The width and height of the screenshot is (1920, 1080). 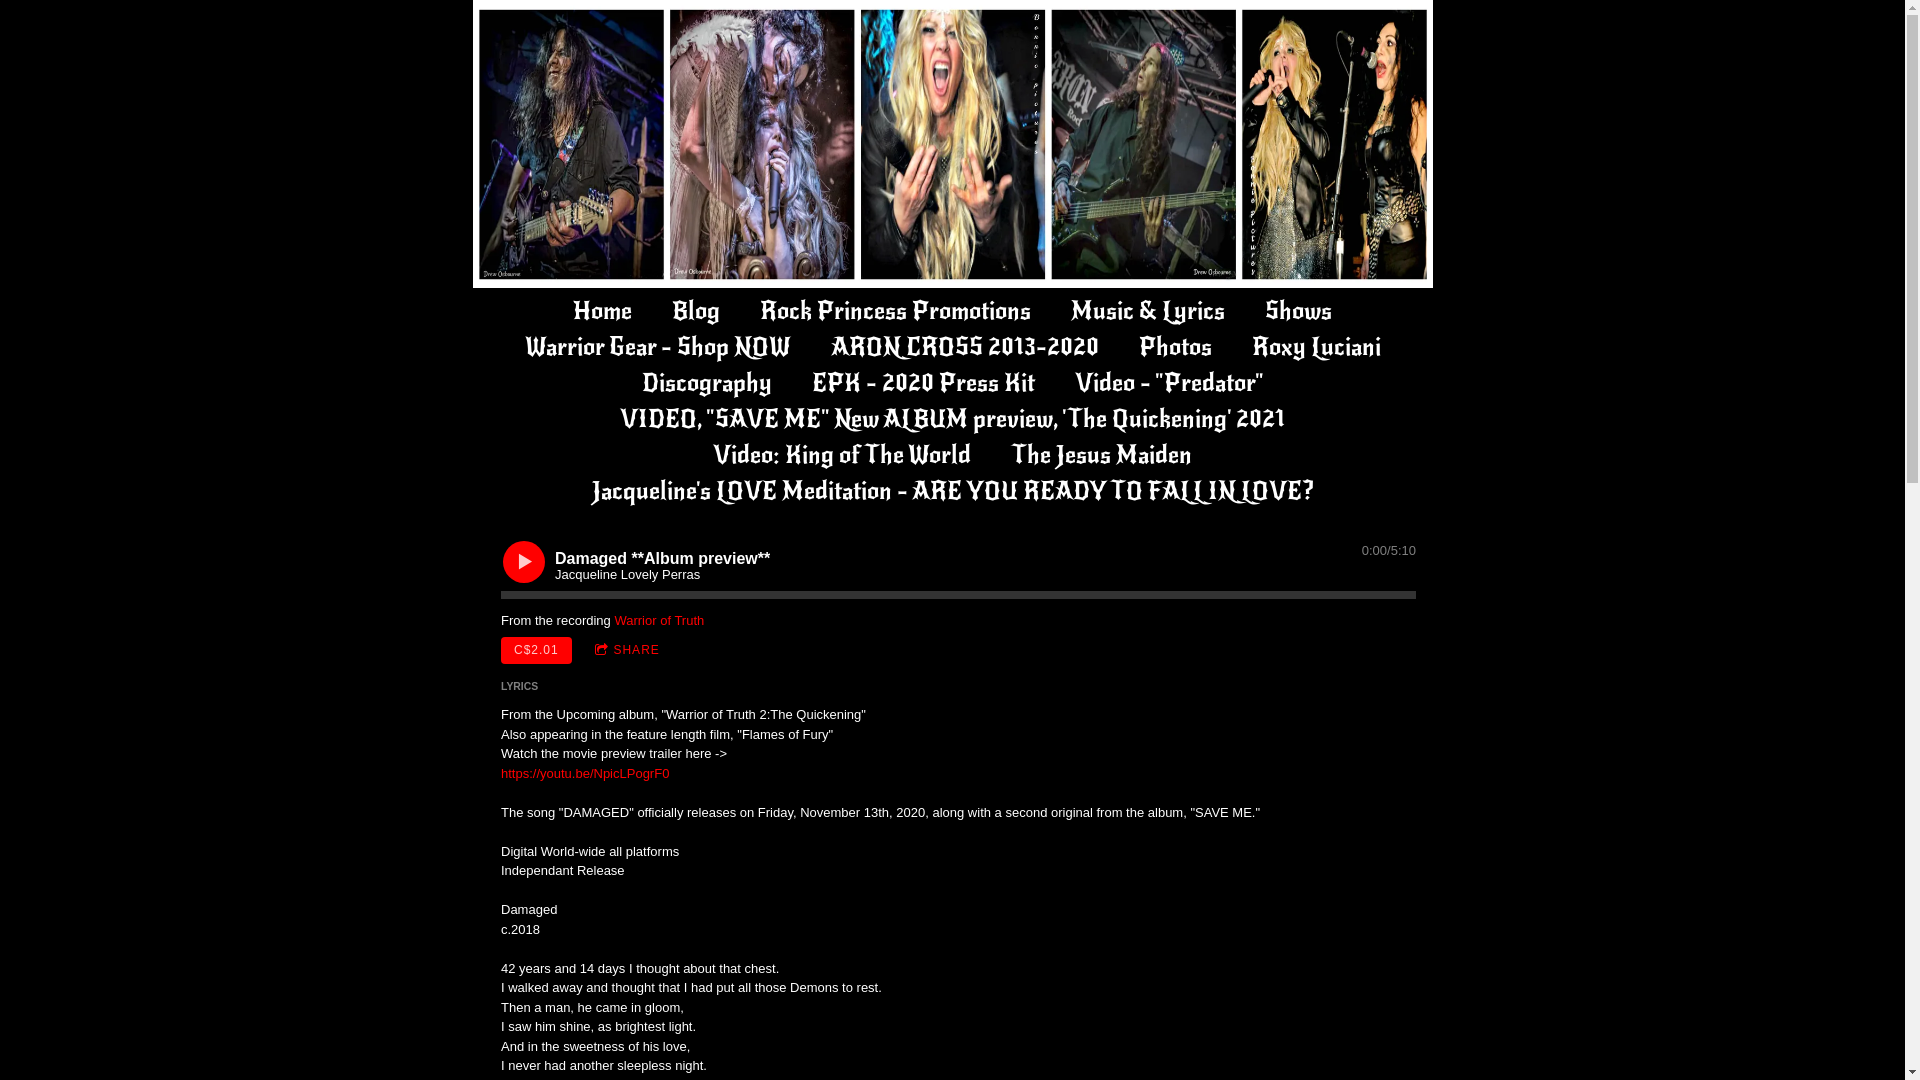 I want to click on 'Shows', so click(x=1298, y=311).